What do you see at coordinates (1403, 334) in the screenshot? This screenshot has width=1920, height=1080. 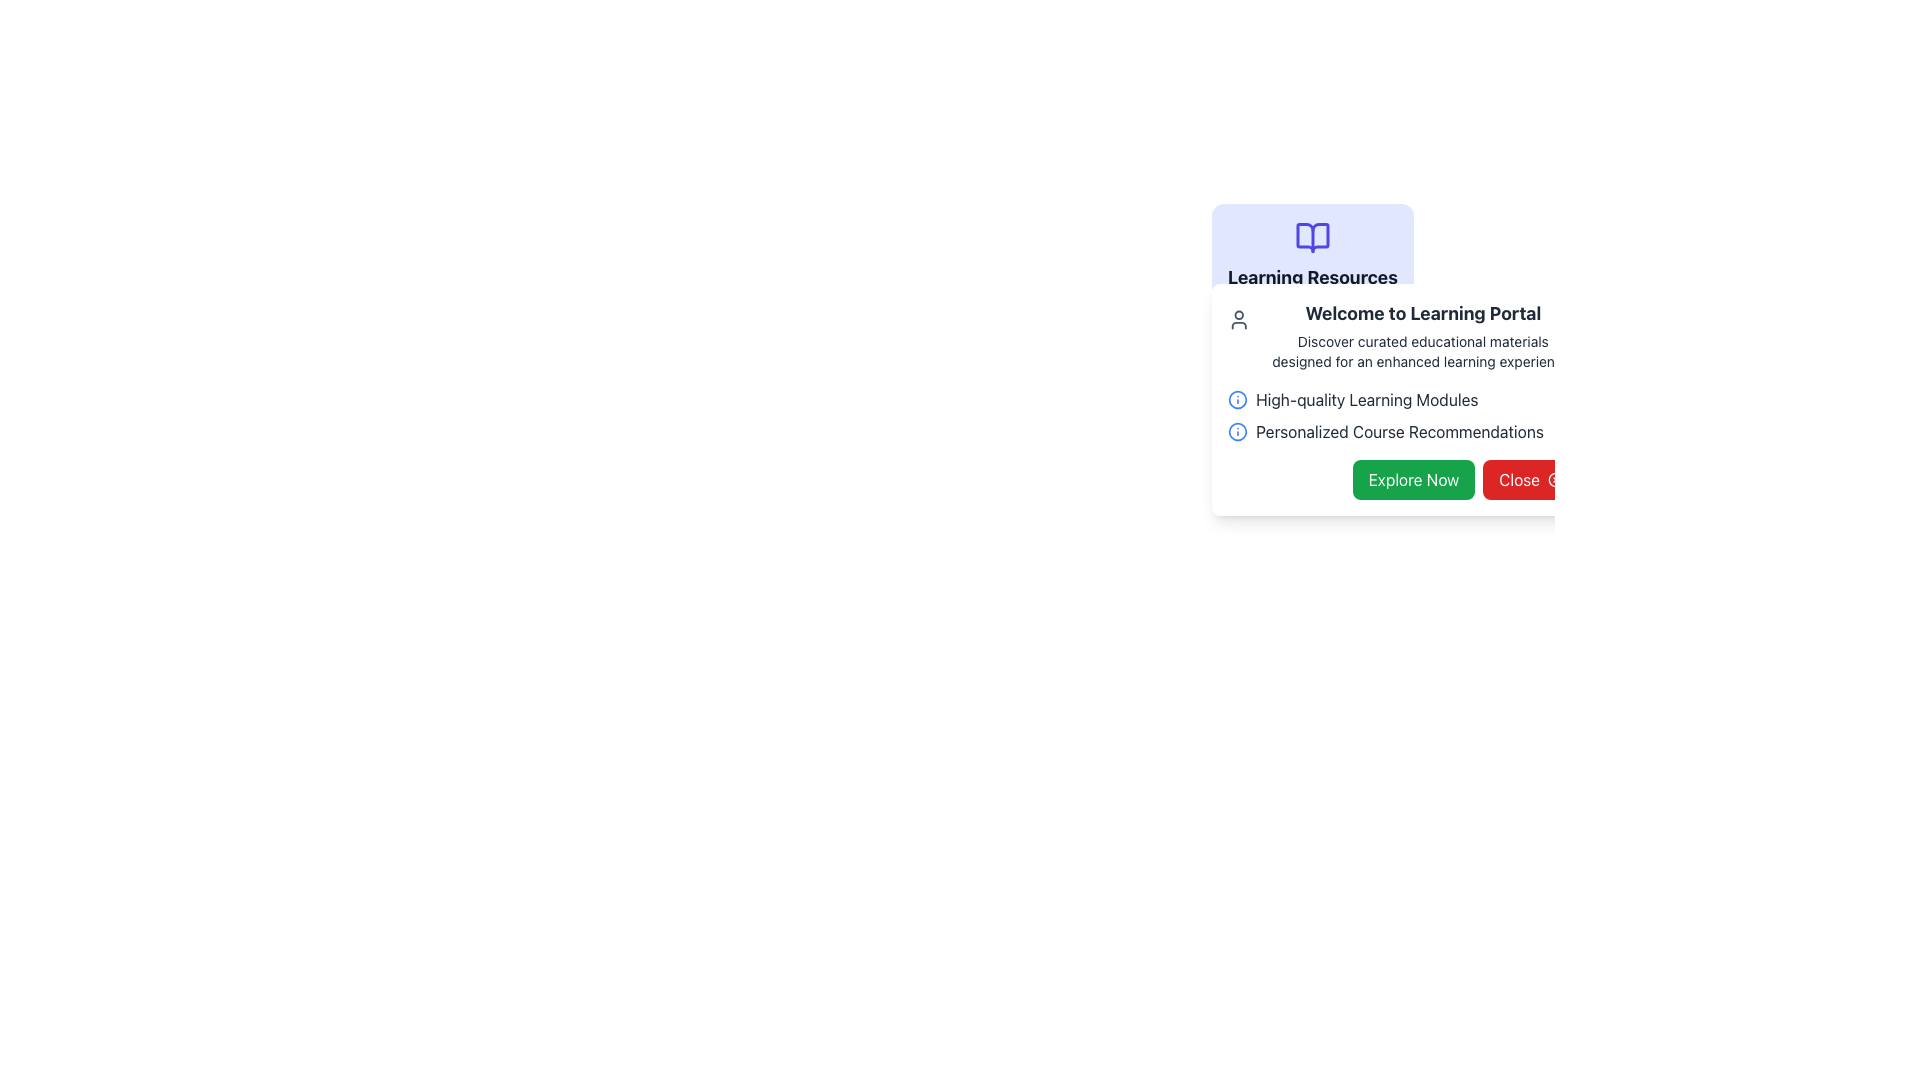 I see `the static text element titled 'Welcome to Learning Portal', which introduces the Learning Portal and is located in the upper section of a popup card` at bounding box center [1403, 334].